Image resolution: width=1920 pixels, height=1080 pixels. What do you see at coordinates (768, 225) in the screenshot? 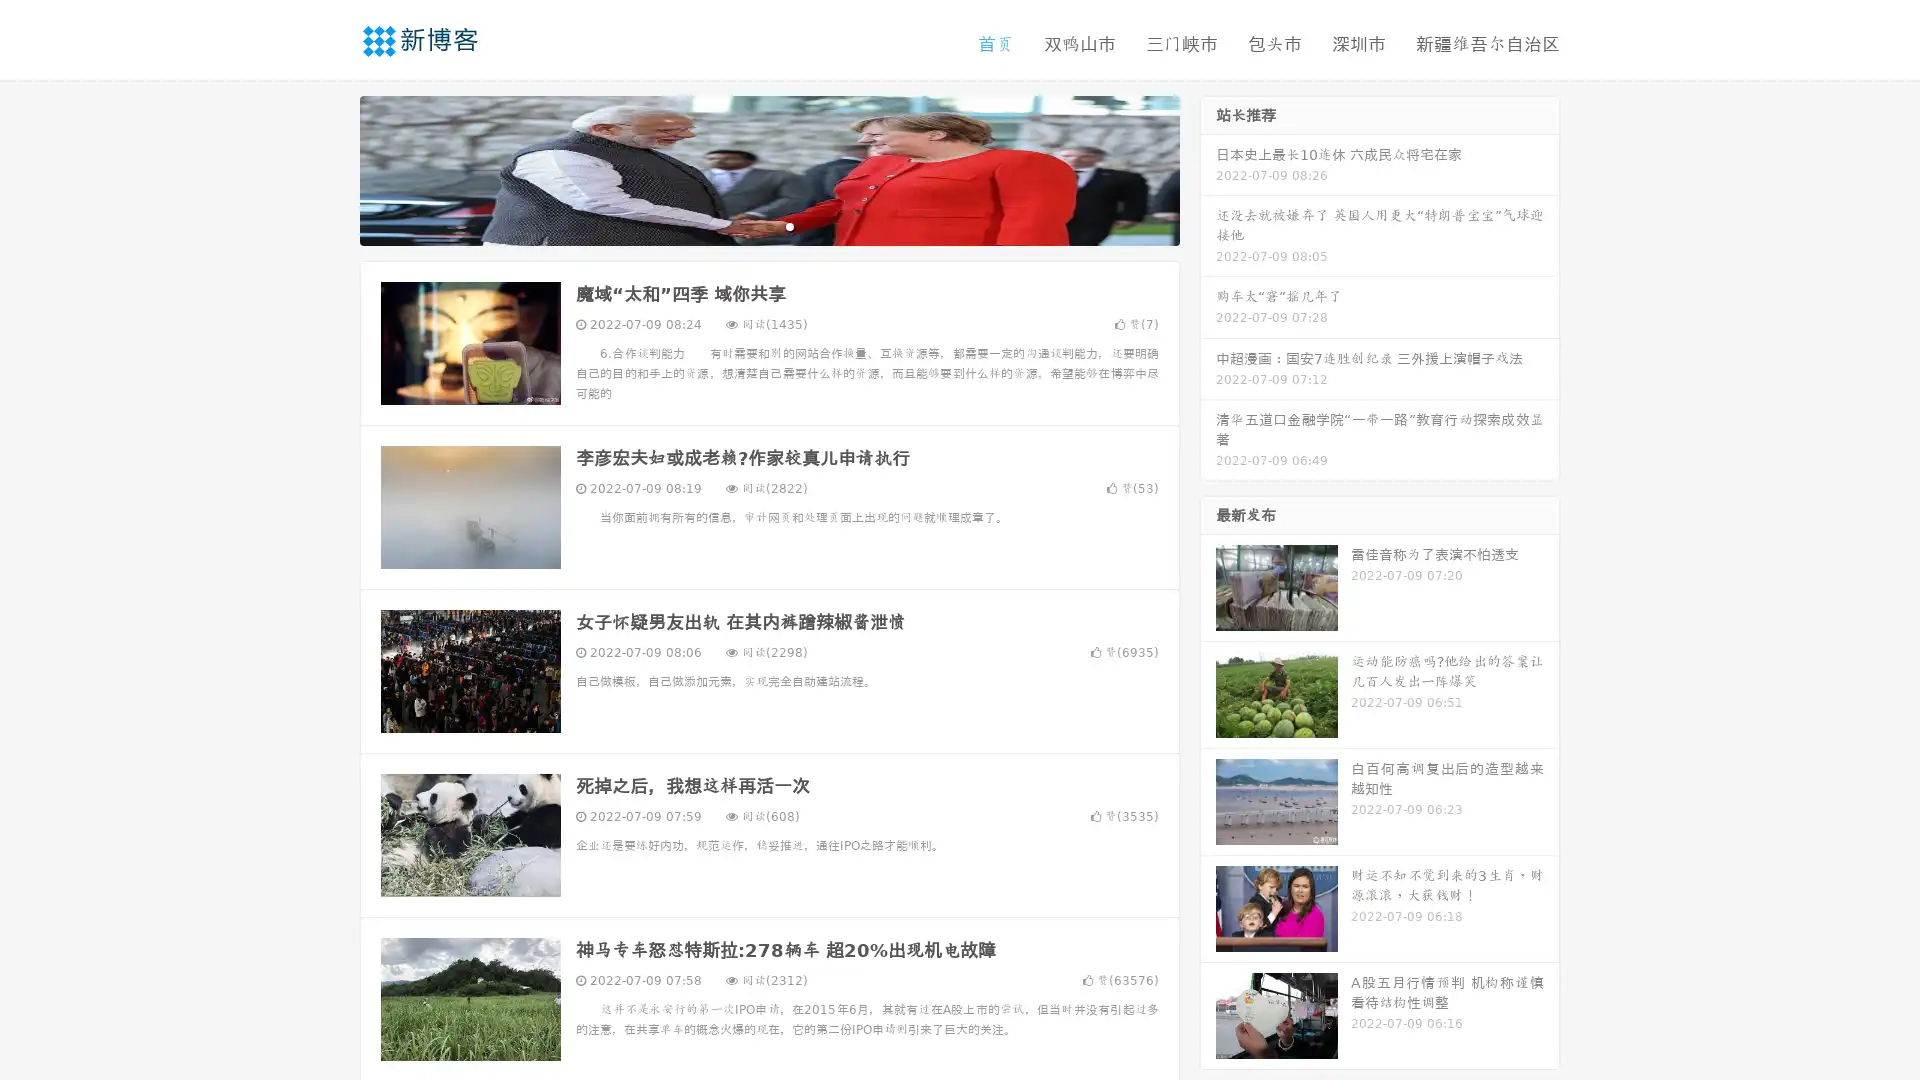
I see `Go to slide 2` at bounding box center [768, 225].